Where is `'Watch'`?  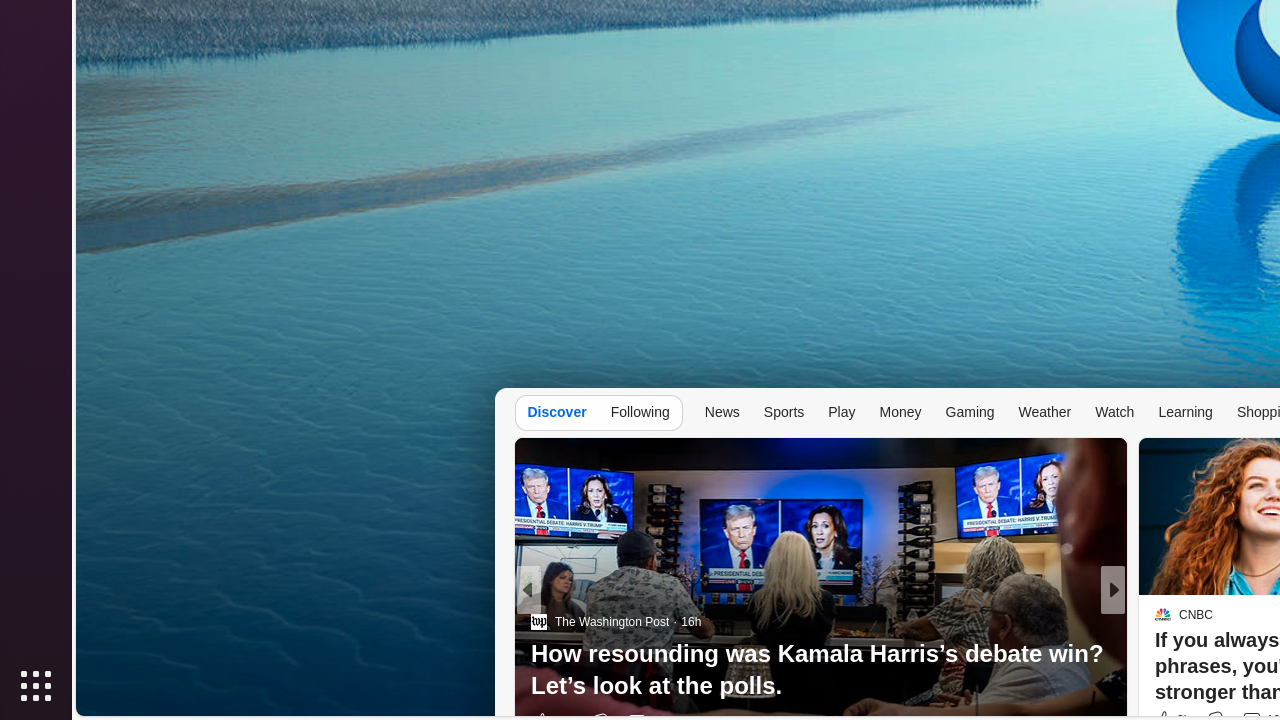
'Watch' is located at coordinates (1114, 410).